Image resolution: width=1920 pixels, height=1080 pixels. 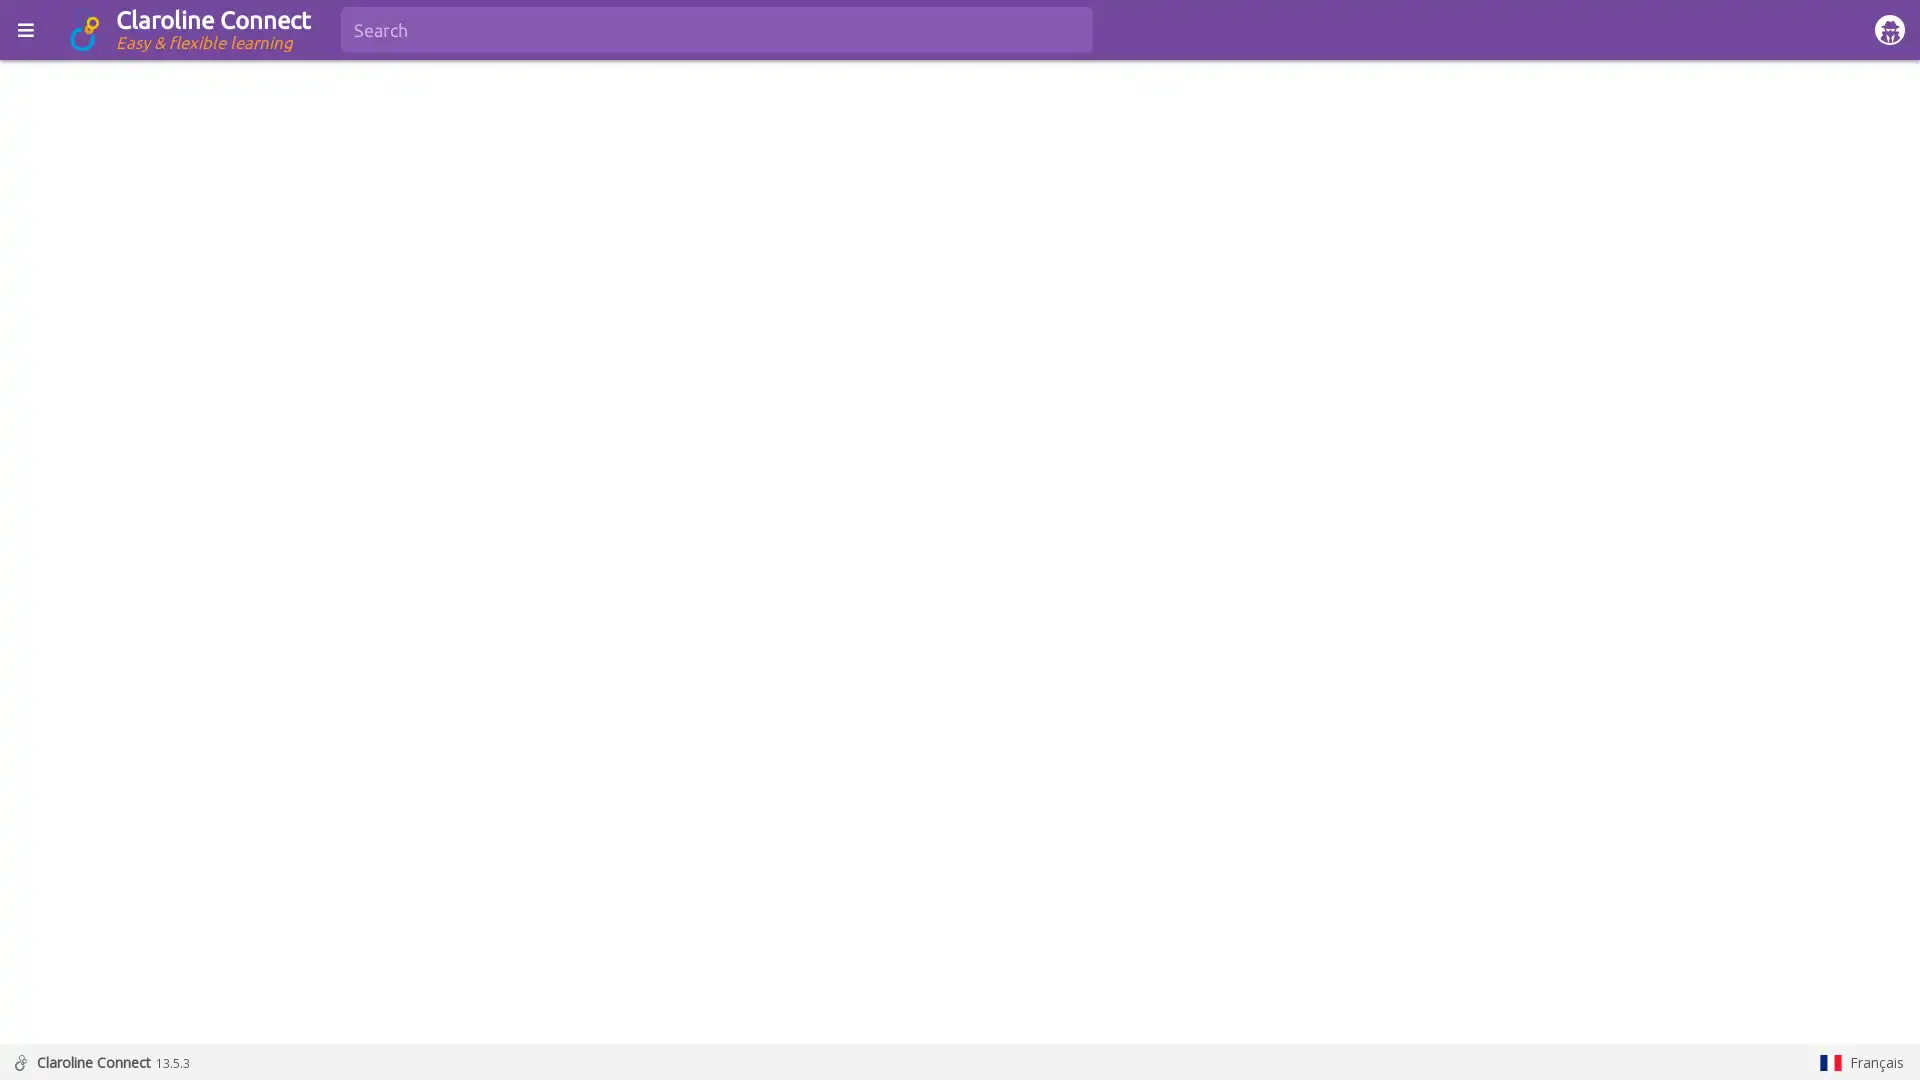 What do you see at coordinates (1830, 353) in the screenshot?
I see `Show in fullscreen` at bounding box center [1830, 353].